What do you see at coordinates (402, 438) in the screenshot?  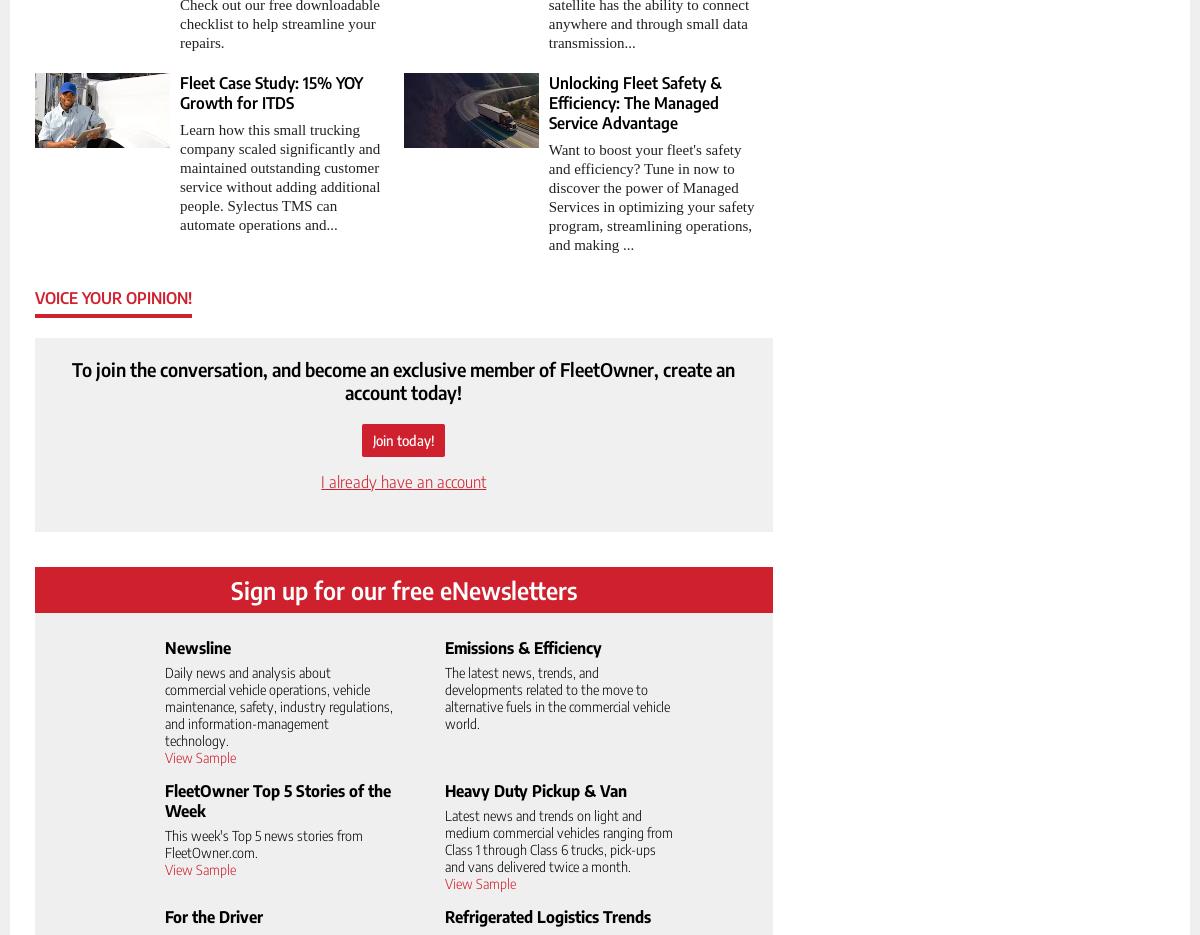 I see `'Join today!'` at bounding box center [402, 438].